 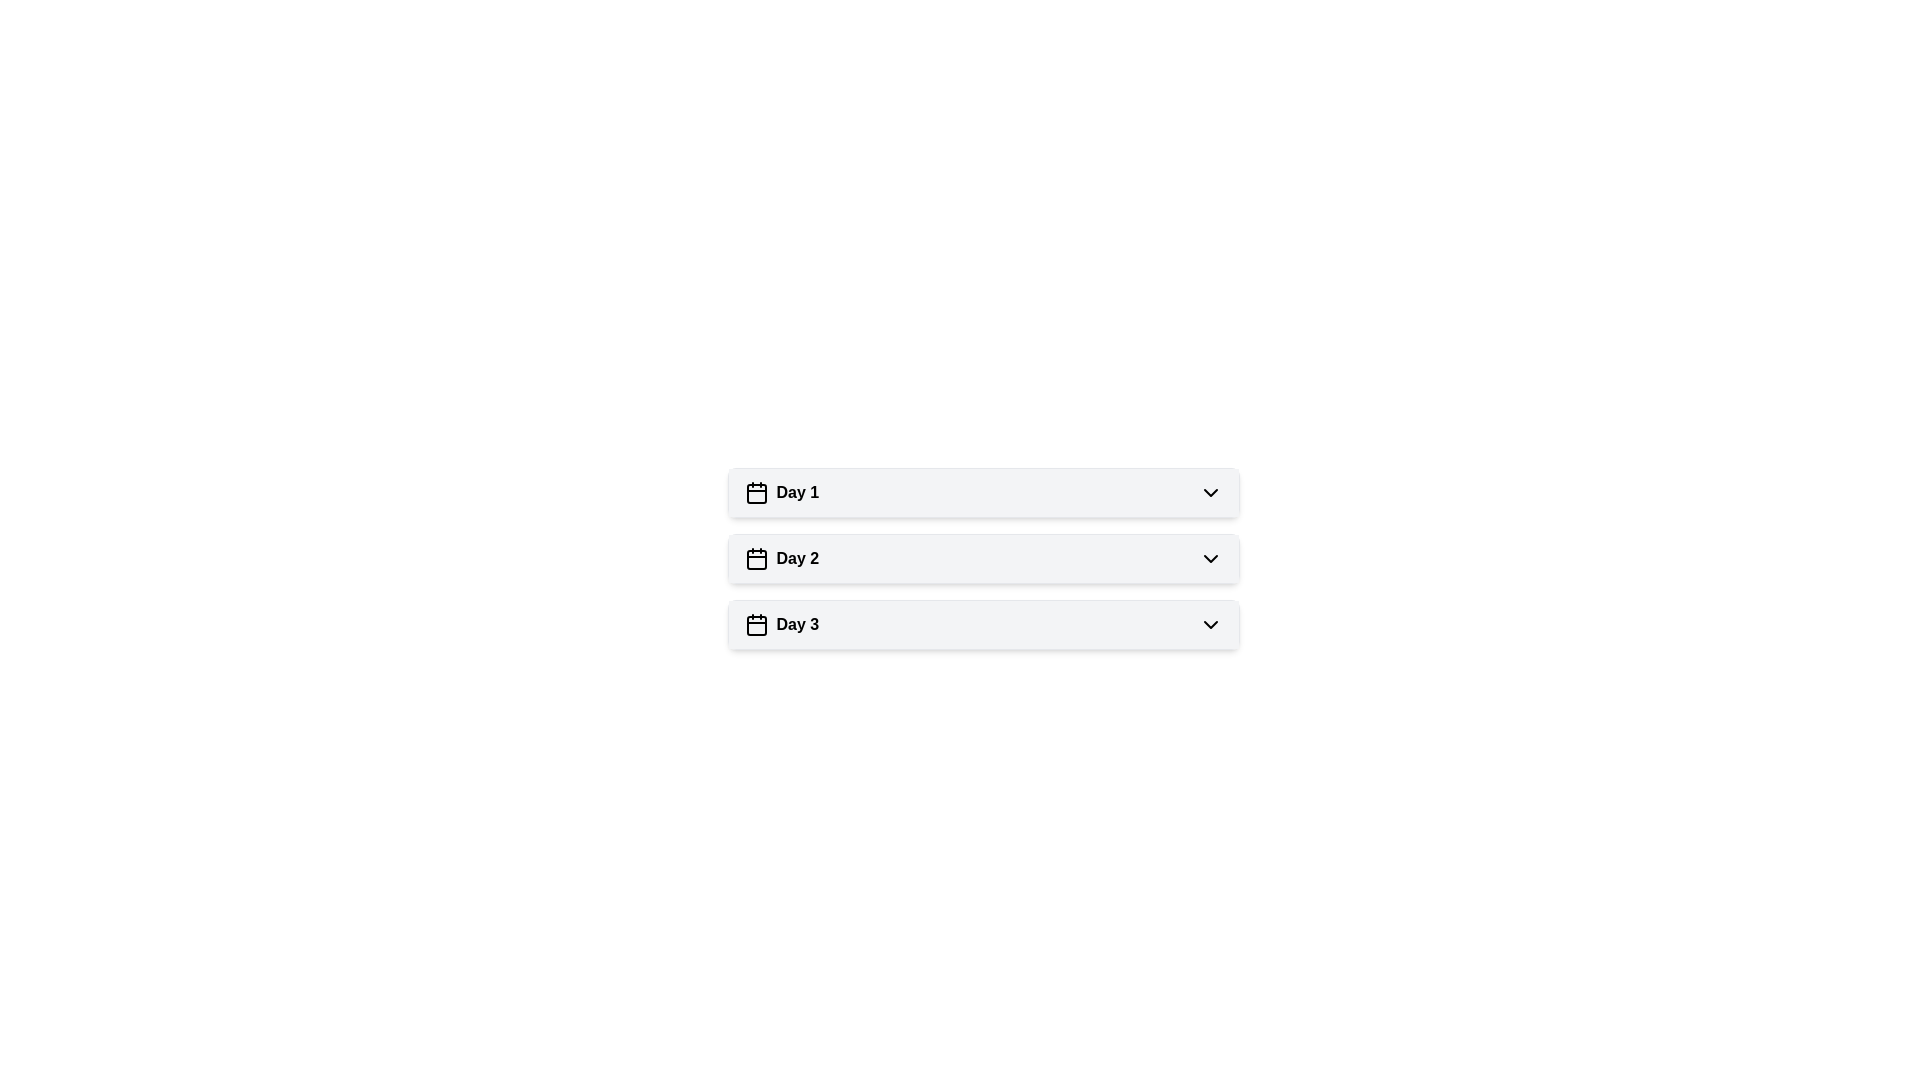 I want to click on the interactive list item for 'Day 2', so click(x=983, y=559).